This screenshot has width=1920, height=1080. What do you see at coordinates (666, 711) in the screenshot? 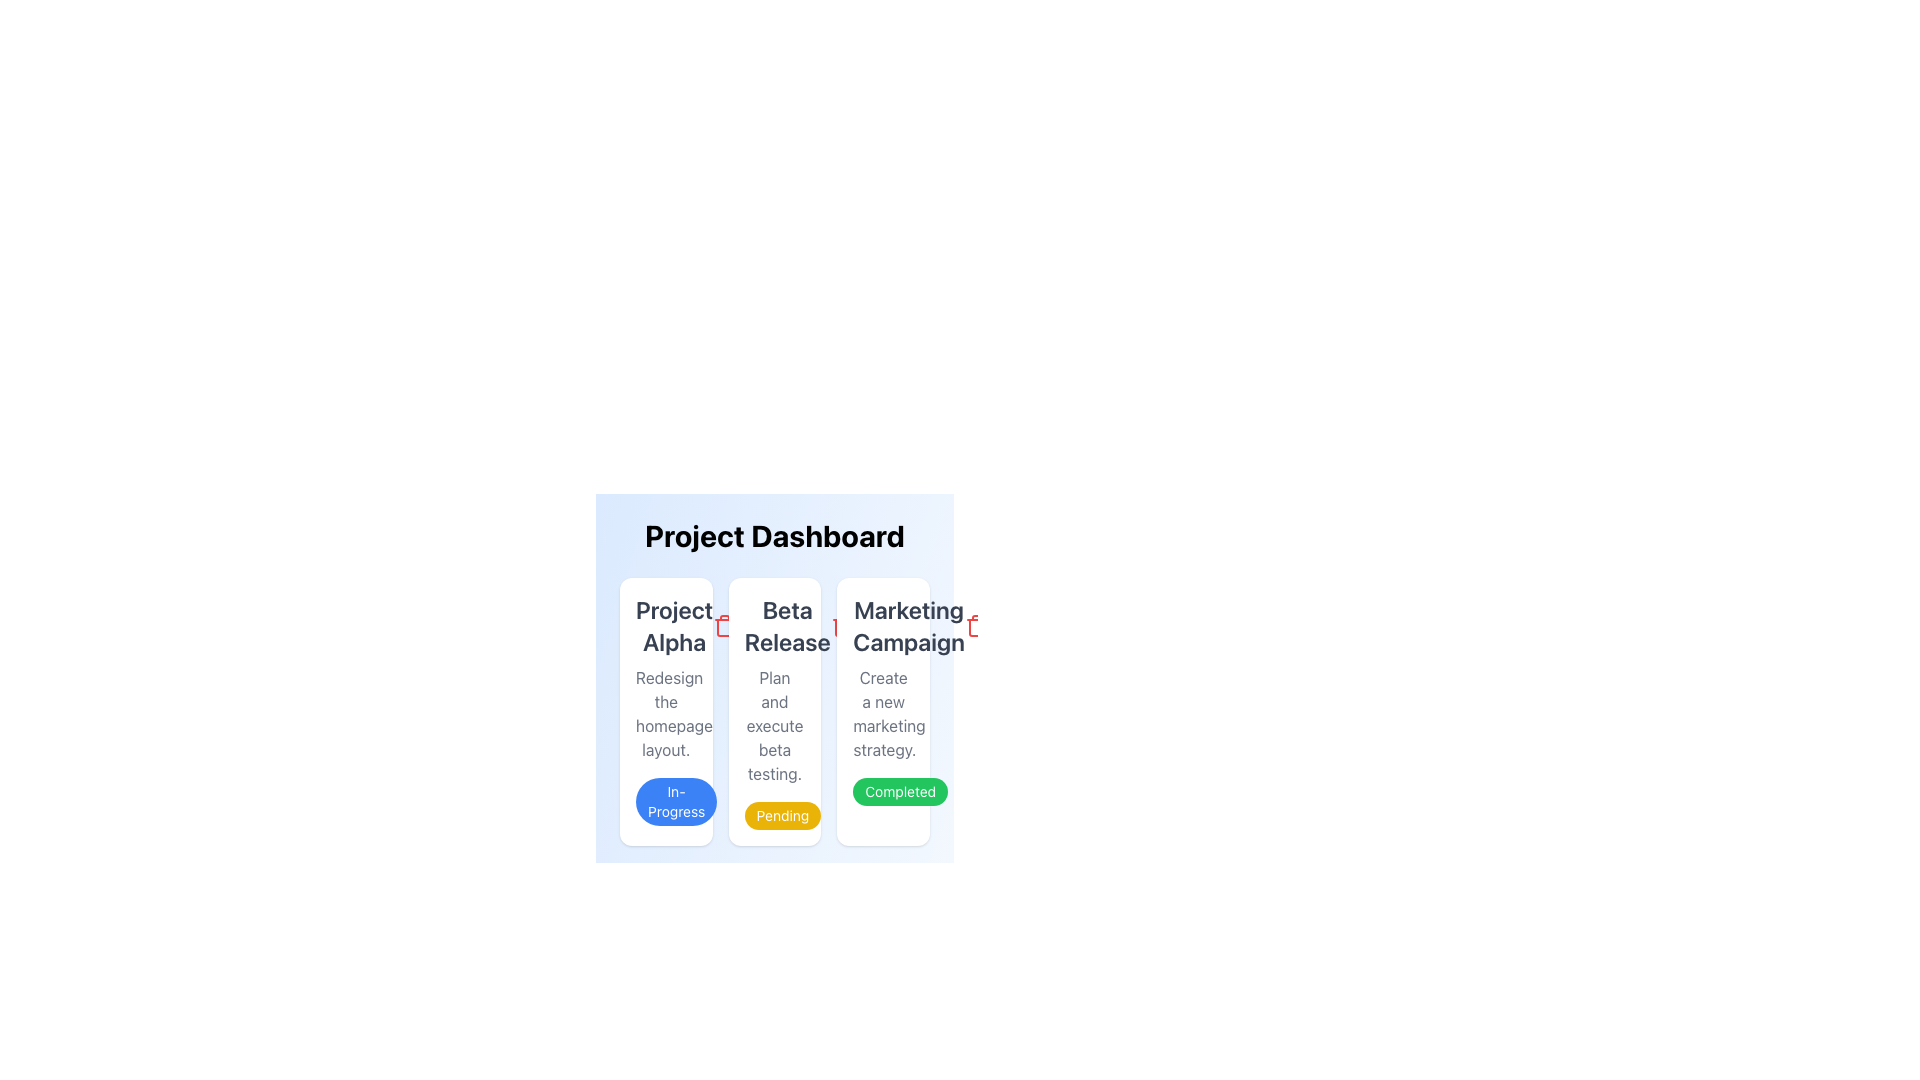
I see `the 'In-Progress' button on the 'Project Alpha' card, which is the first card in the grid layout under the 'Project Dashboard' heading` at bounding box center [666, 711].